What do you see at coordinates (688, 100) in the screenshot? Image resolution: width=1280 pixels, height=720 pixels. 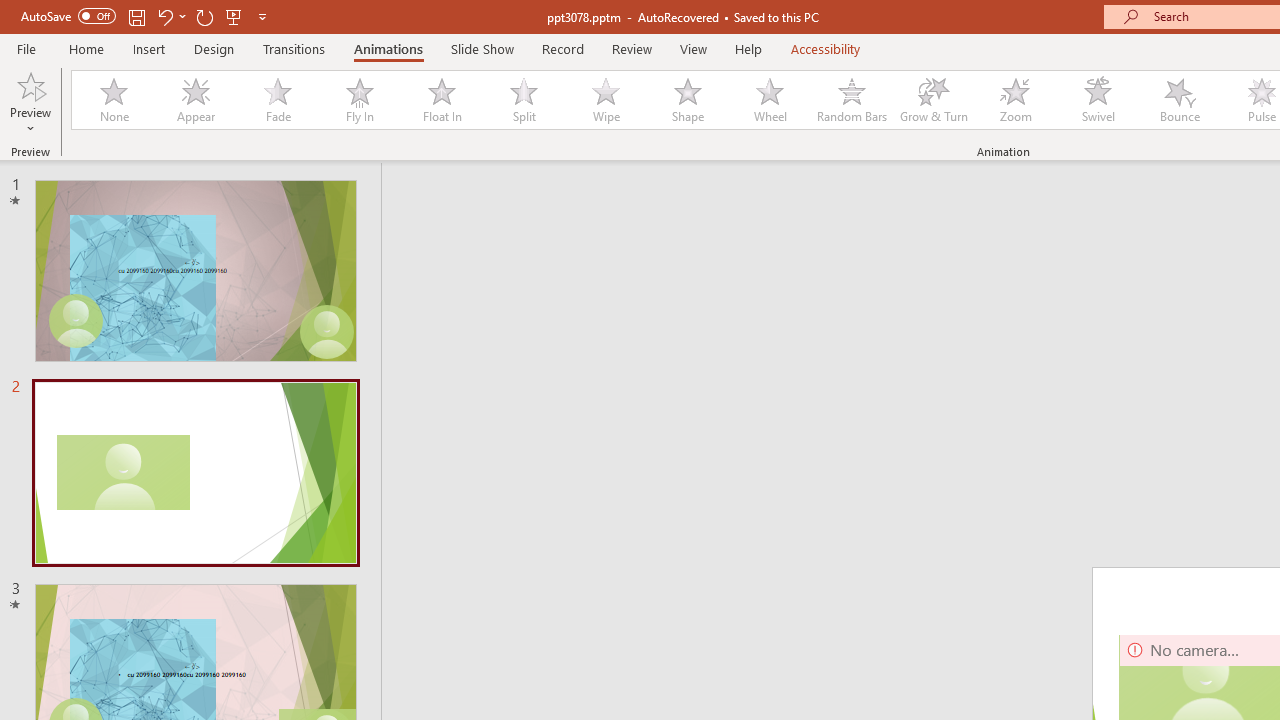 I see `'Shape'` at bounding box center [688, 100].